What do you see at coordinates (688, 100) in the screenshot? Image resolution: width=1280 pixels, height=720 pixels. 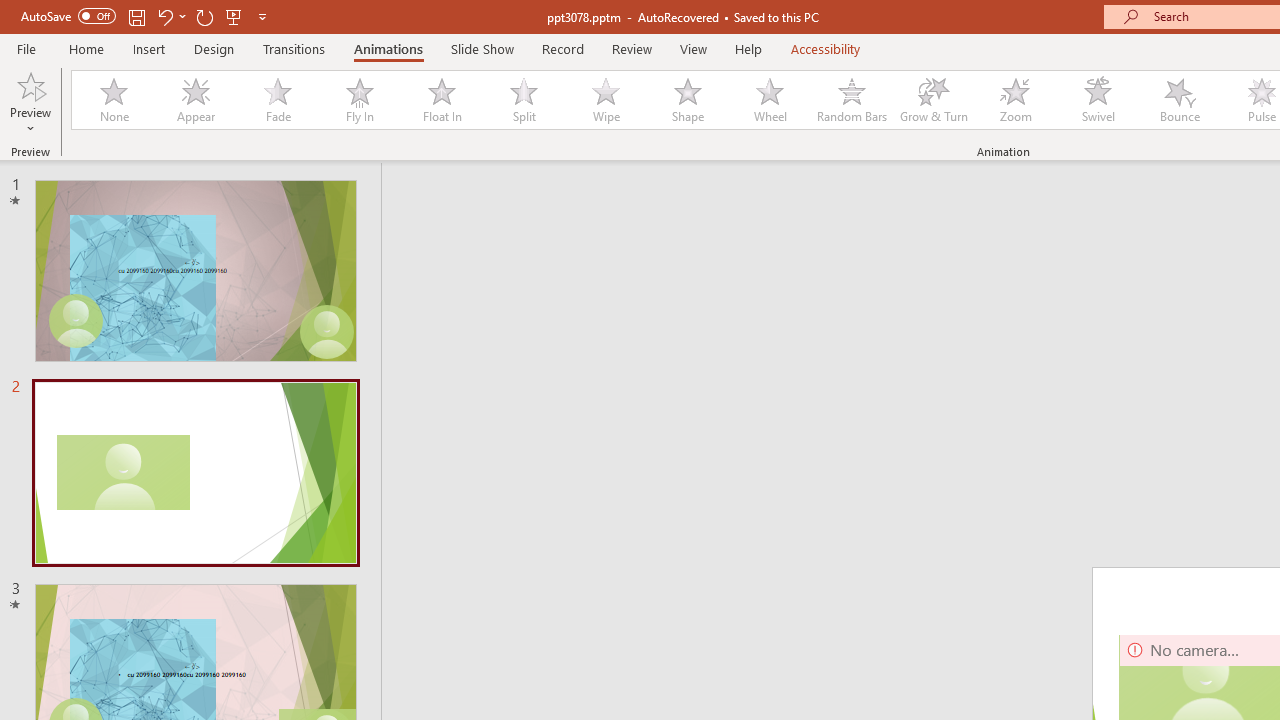 I see `'Shape'` at bounding box center [688, 100].